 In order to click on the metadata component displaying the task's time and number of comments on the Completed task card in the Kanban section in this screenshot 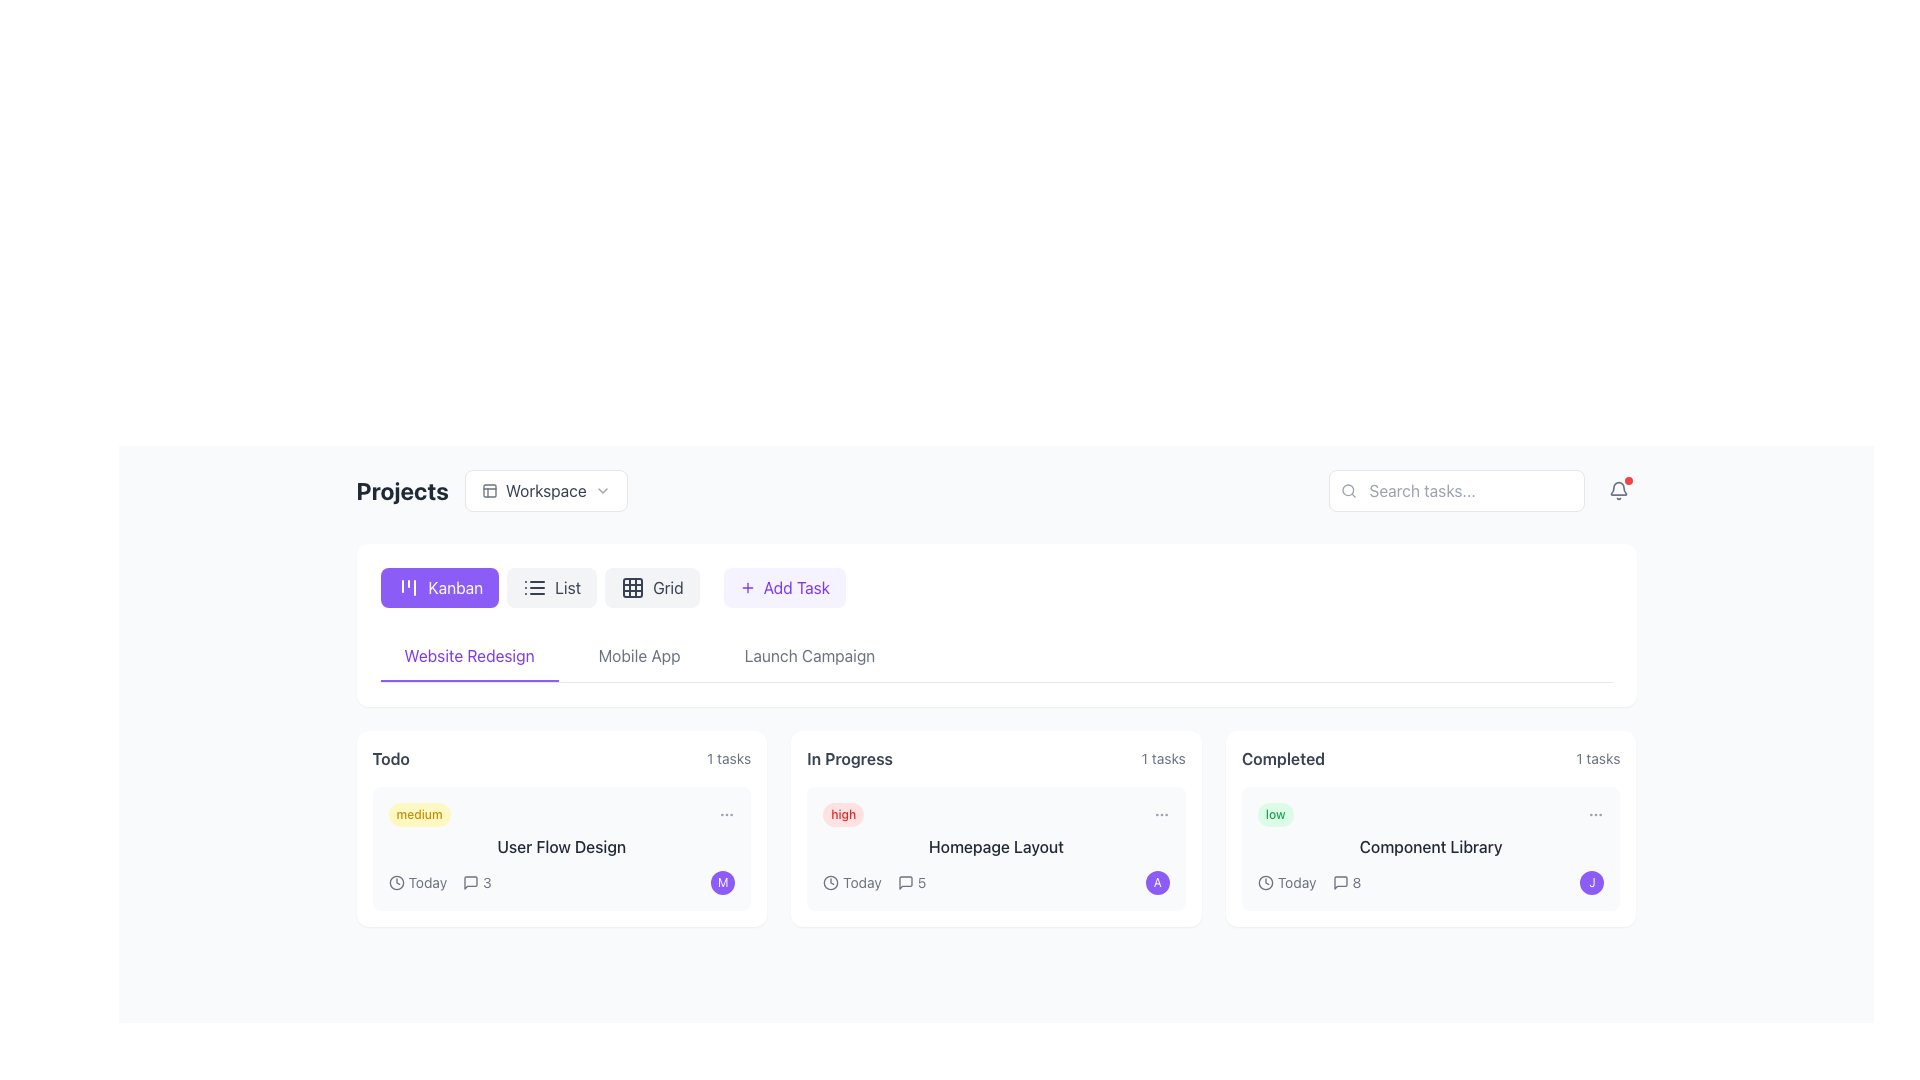, I will do `click(1309, 882)`.